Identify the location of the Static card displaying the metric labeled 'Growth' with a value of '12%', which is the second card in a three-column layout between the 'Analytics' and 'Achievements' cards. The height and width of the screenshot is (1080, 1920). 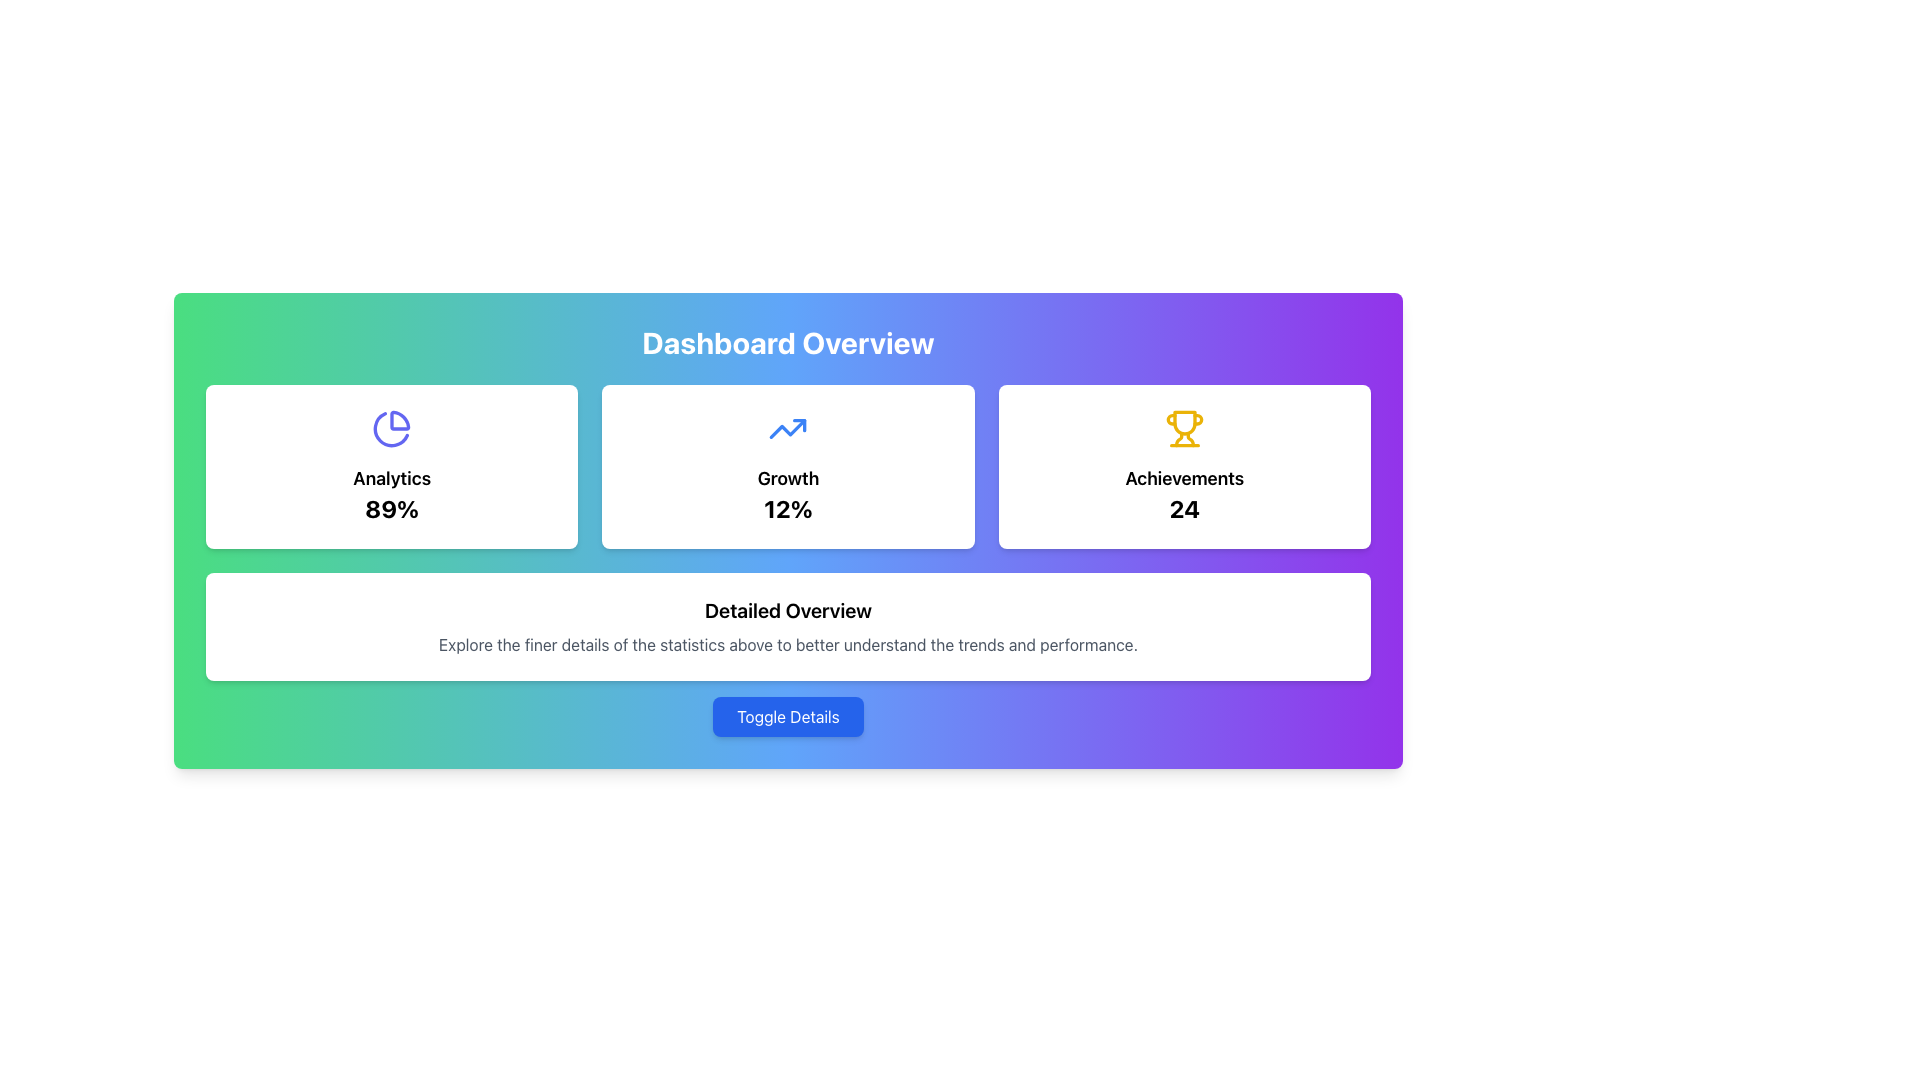
(787, 466).